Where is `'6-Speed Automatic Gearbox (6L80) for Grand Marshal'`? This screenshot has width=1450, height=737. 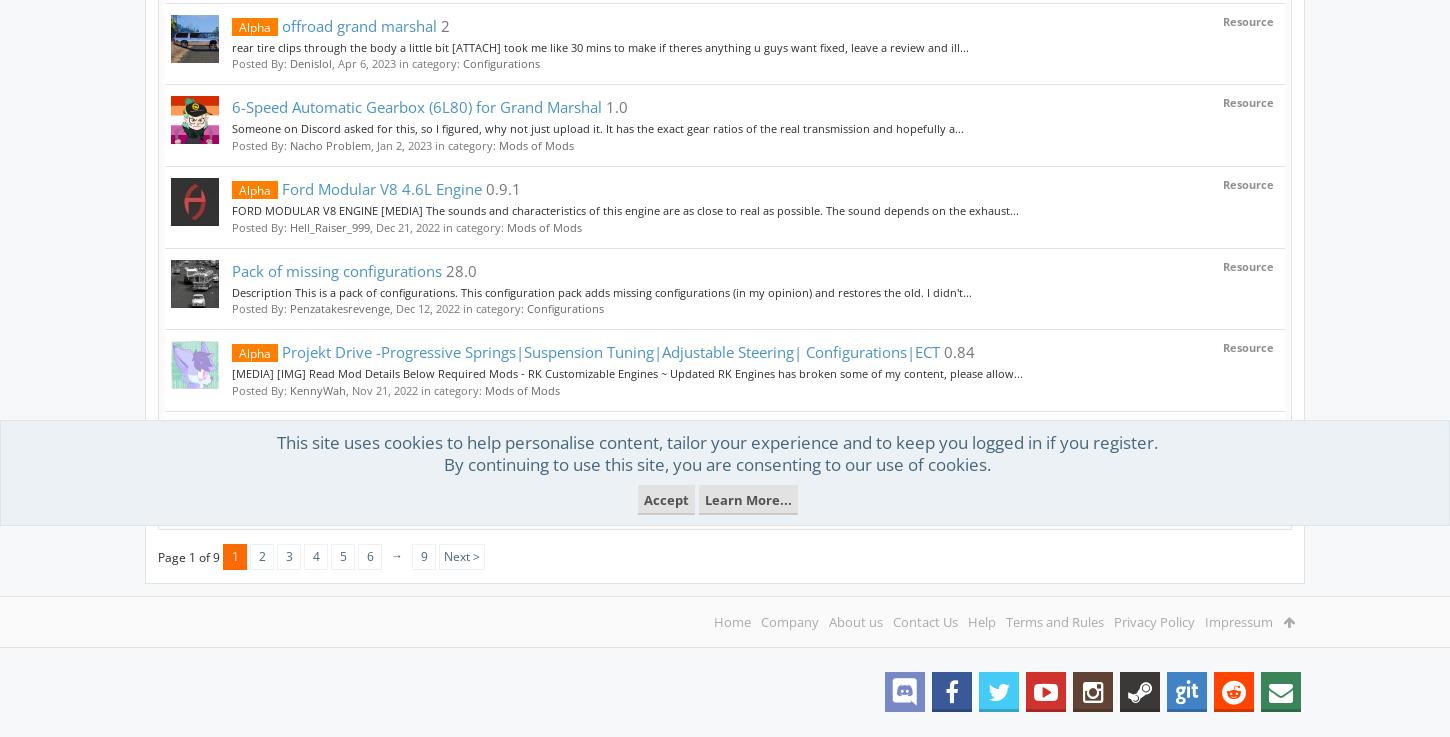 '6-Speed Automatic Gearbox (6L80) for Grand Marshal' is located at coordinates (231, 106).